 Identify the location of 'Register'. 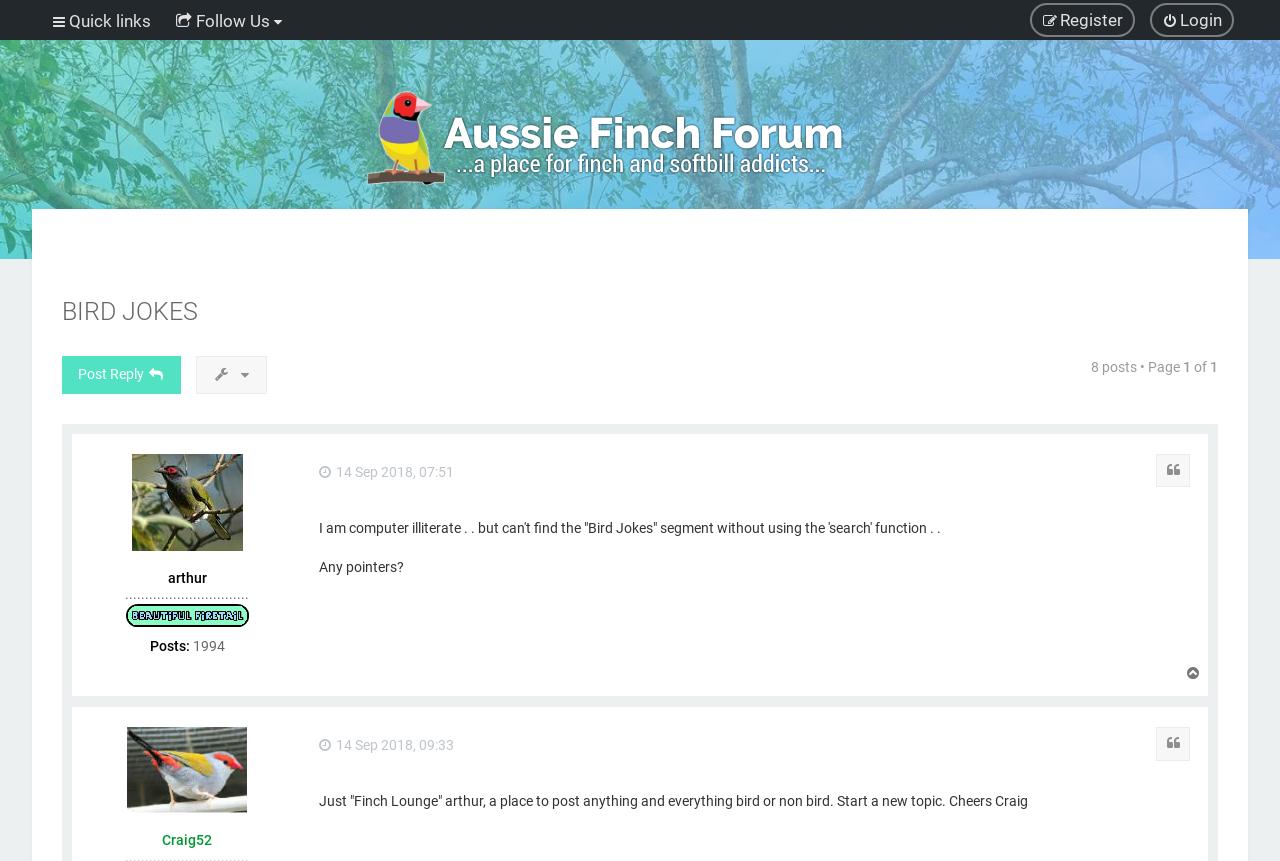
(1089, 19).